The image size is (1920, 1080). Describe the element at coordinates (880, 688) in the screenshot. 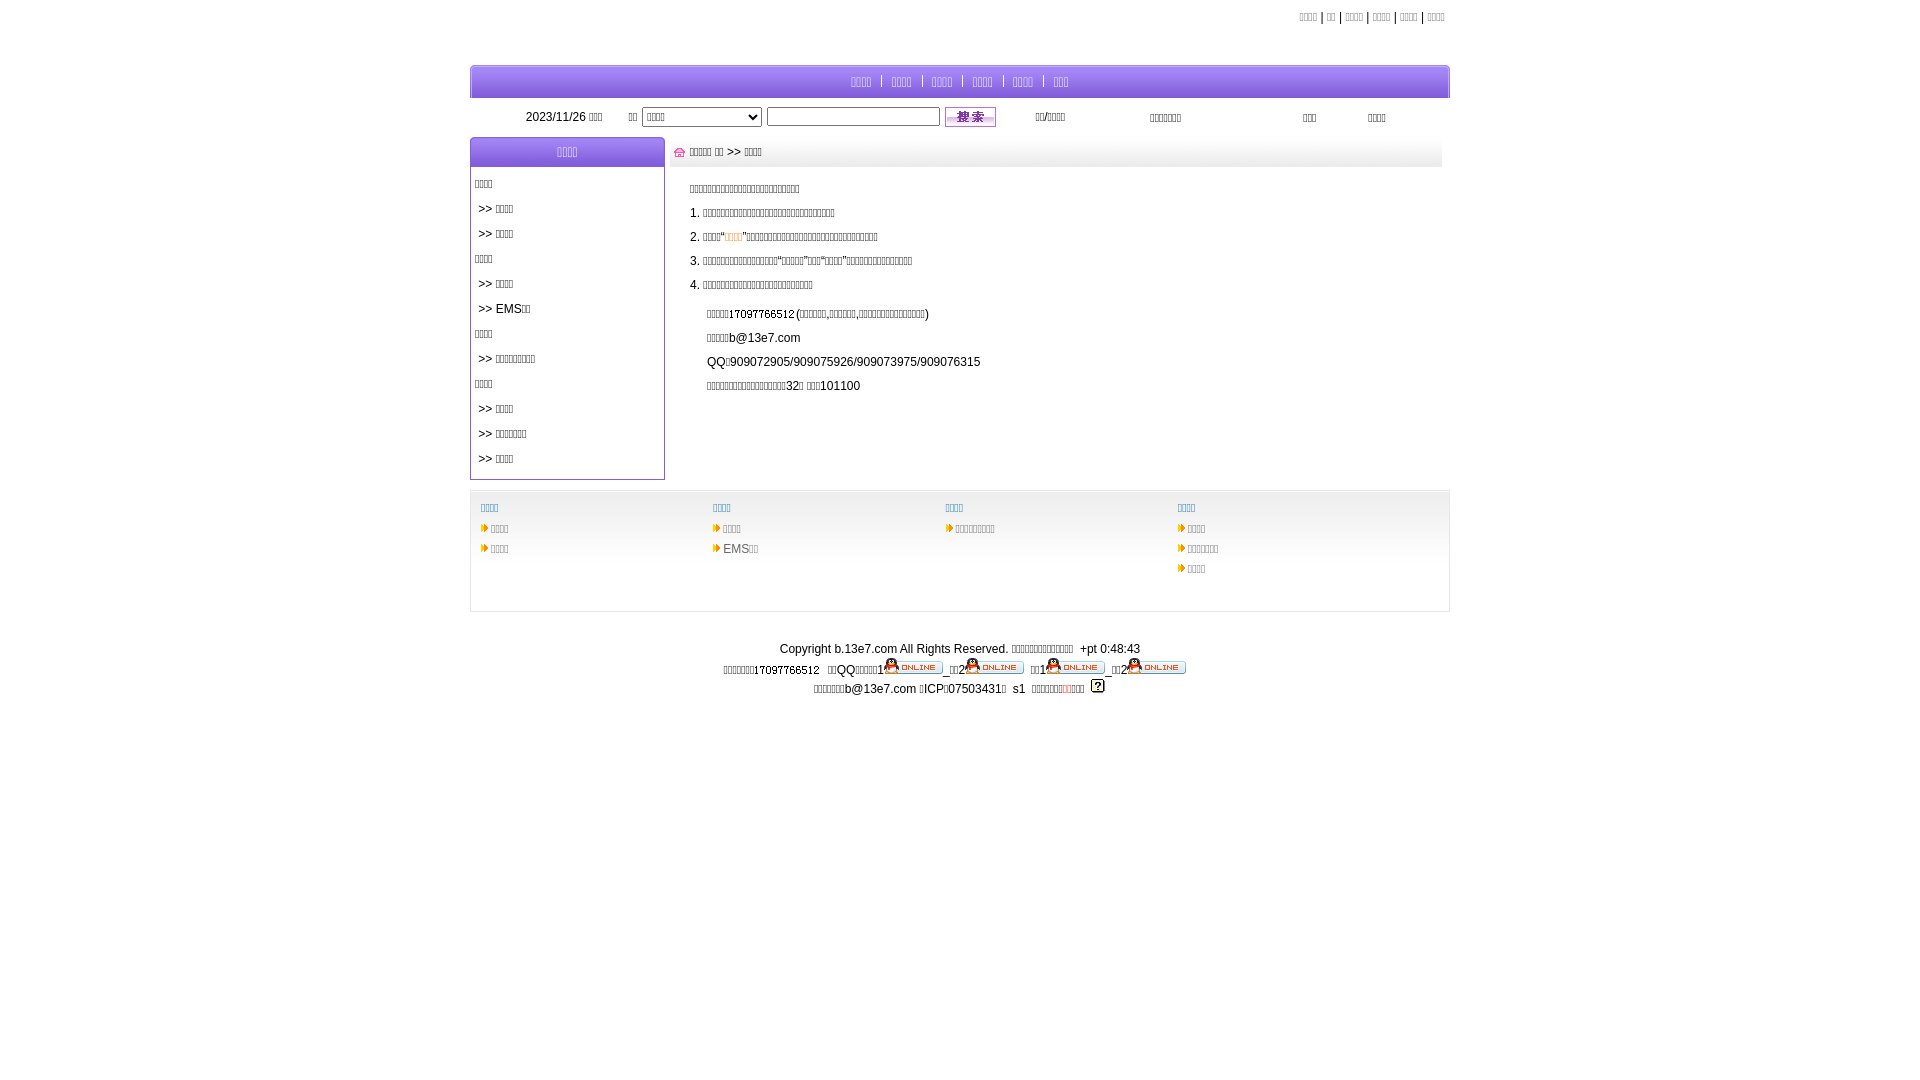

I see `'b@13e7.com'` at that location.